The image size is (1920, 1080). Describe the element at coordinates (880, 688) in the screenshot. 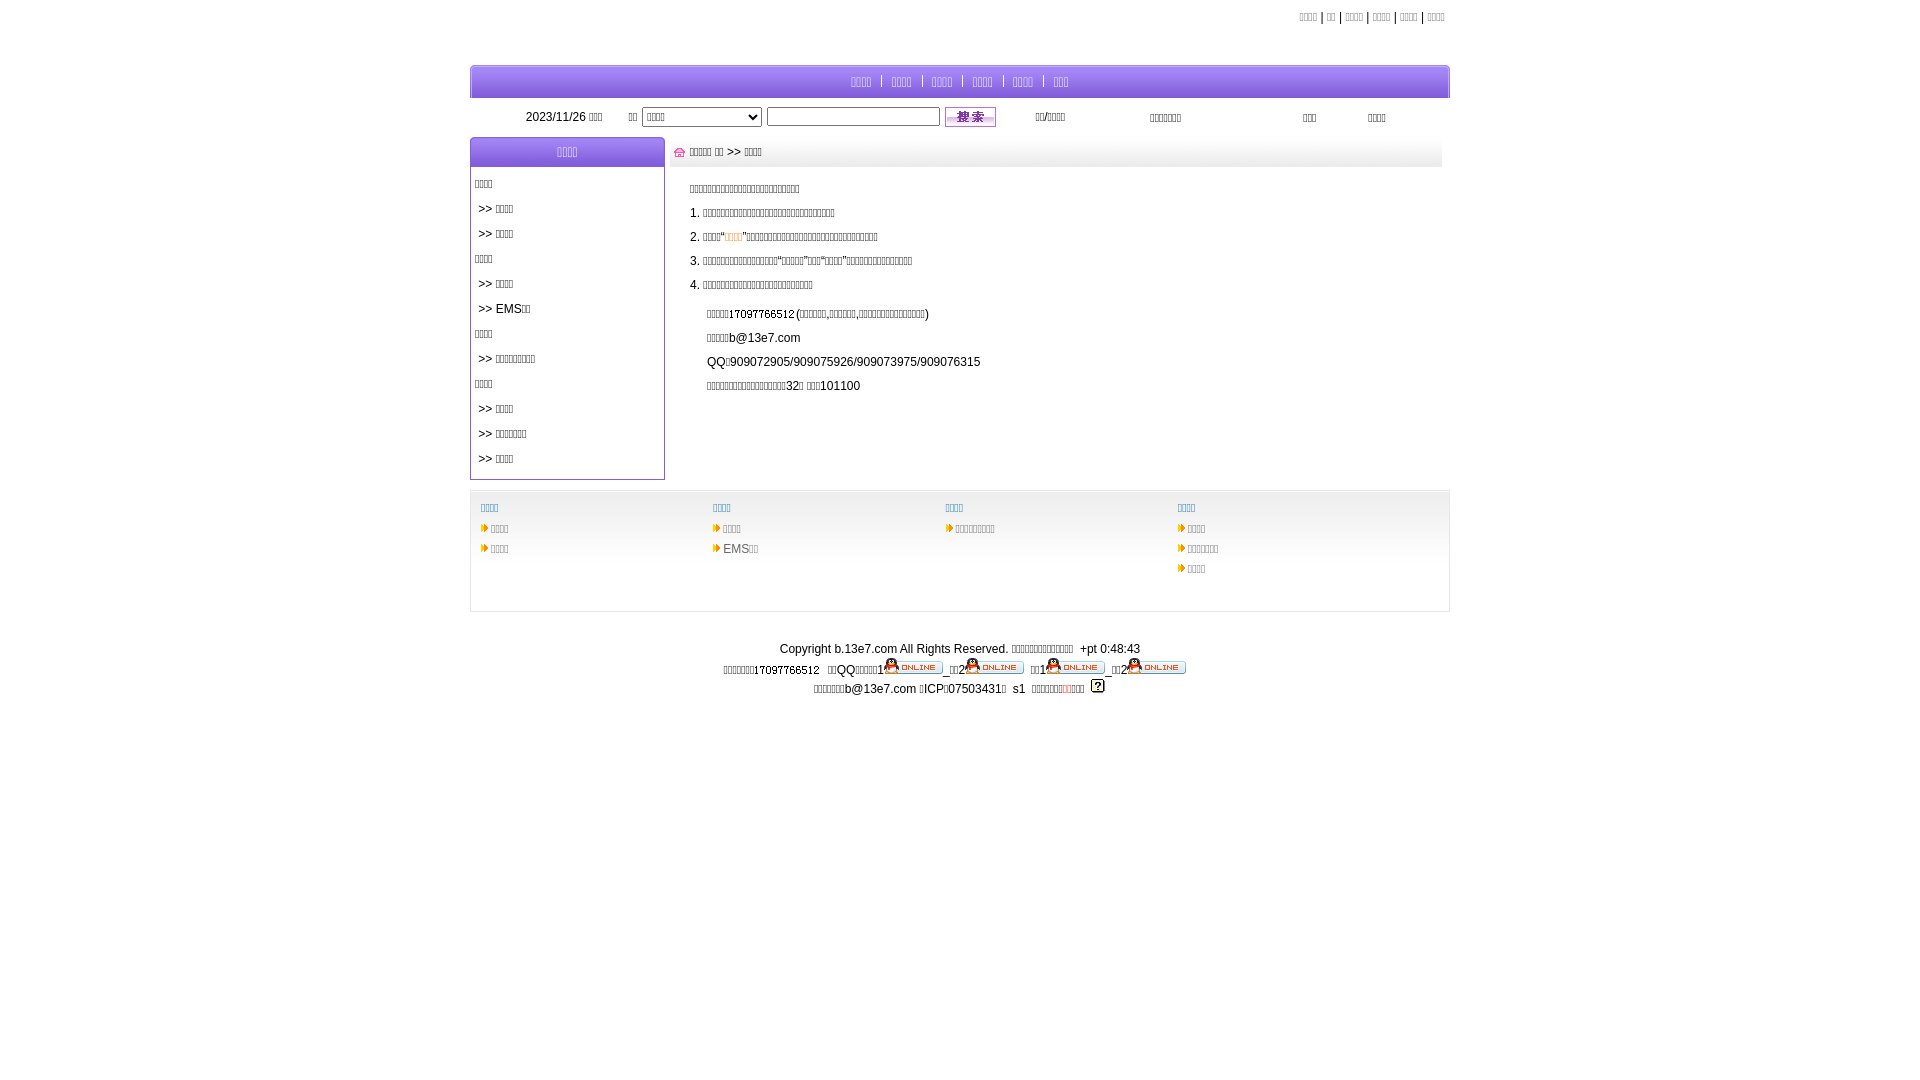

I see `'b@13e7.com'` at that location.